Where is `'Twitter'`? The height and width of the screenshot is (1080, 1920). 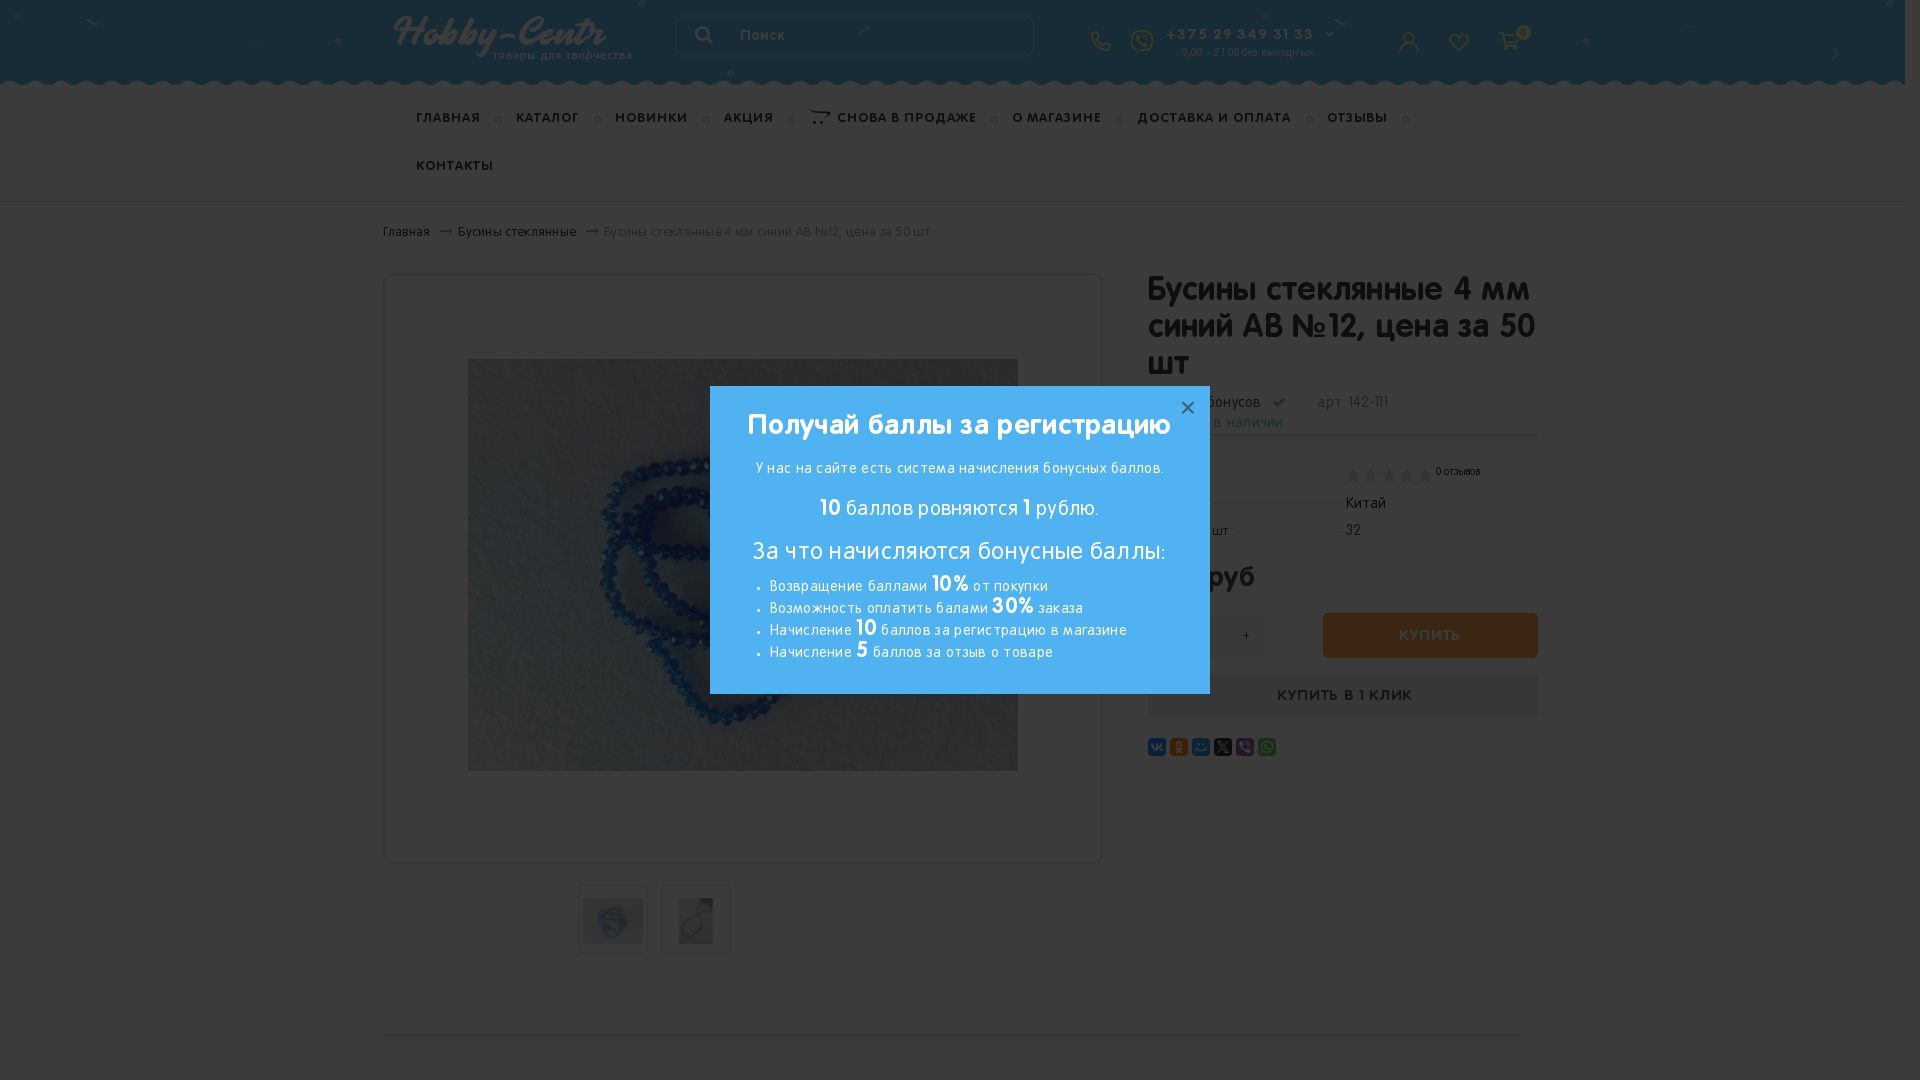 'Twitter' is located at coordinates (1222, 747).